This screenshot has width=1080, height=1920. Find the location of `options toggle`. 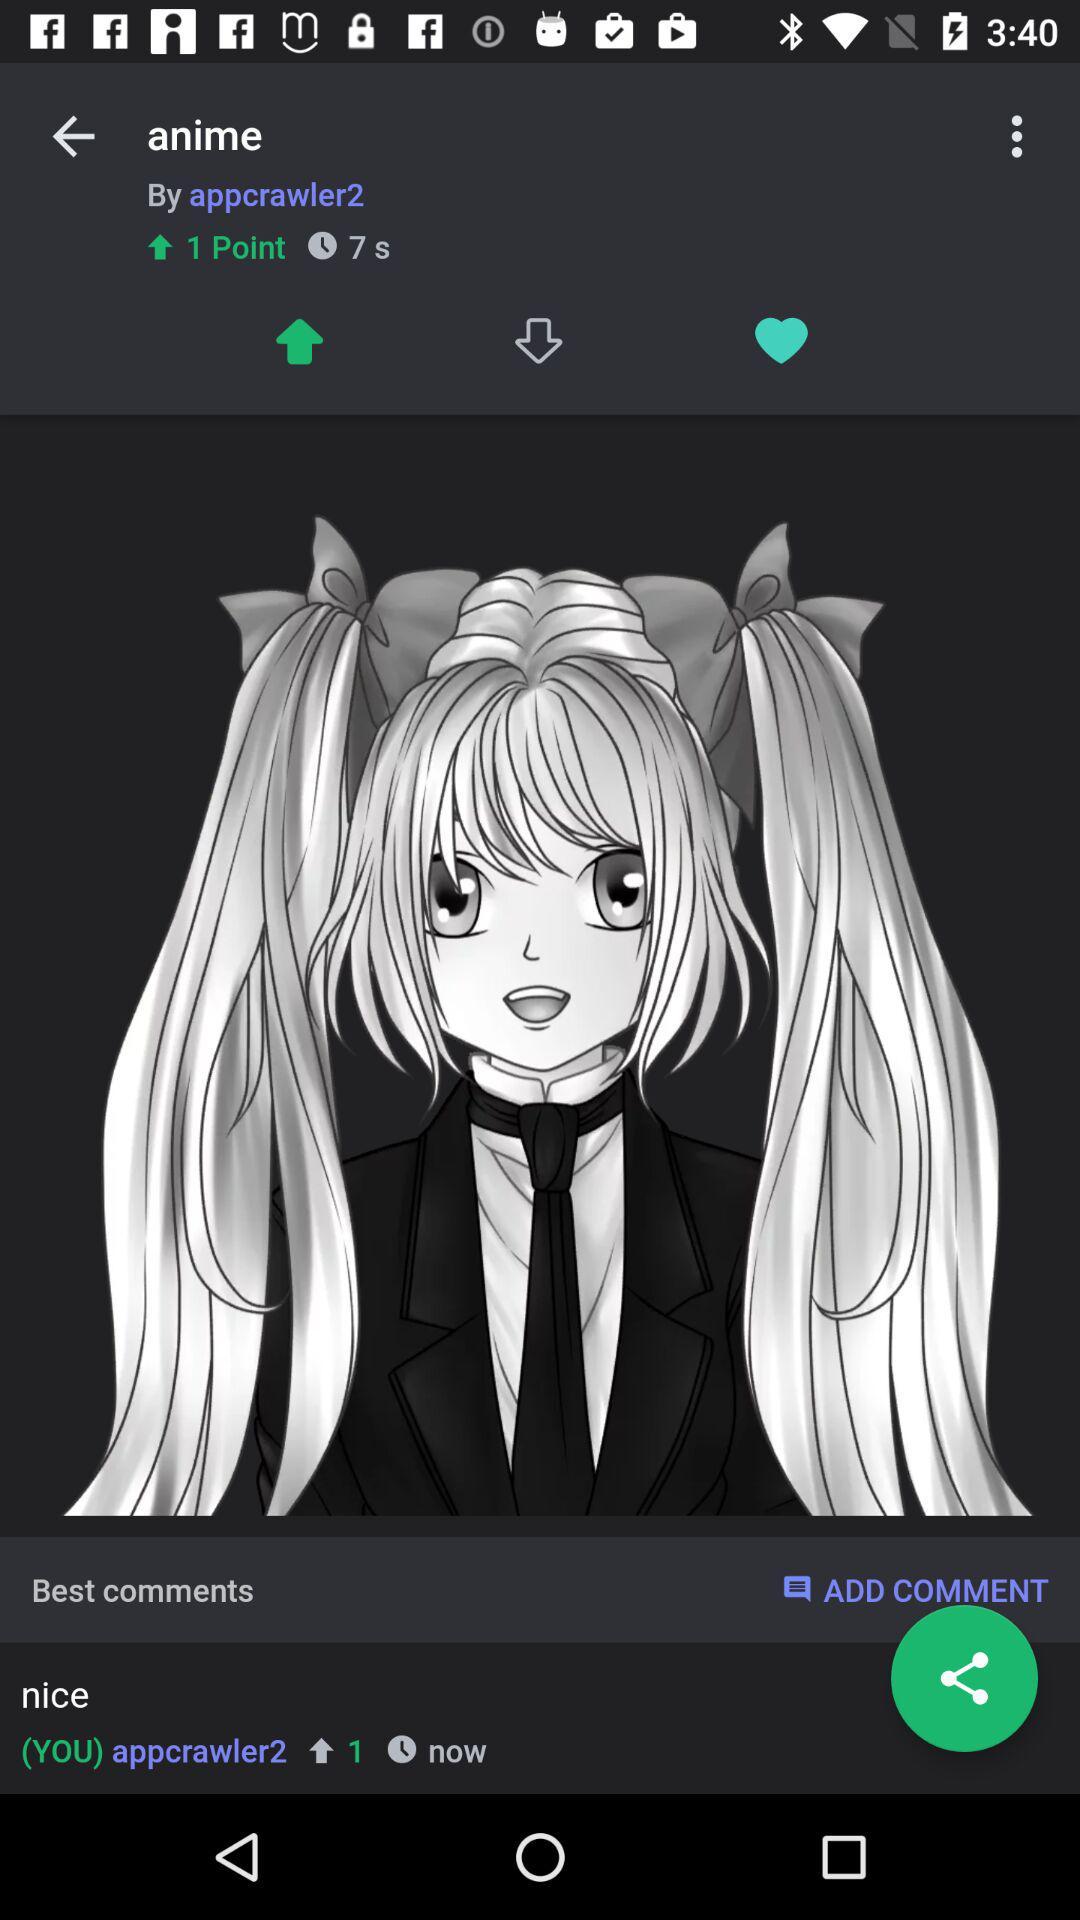

options toggle is located at coordinates (1017, 135).